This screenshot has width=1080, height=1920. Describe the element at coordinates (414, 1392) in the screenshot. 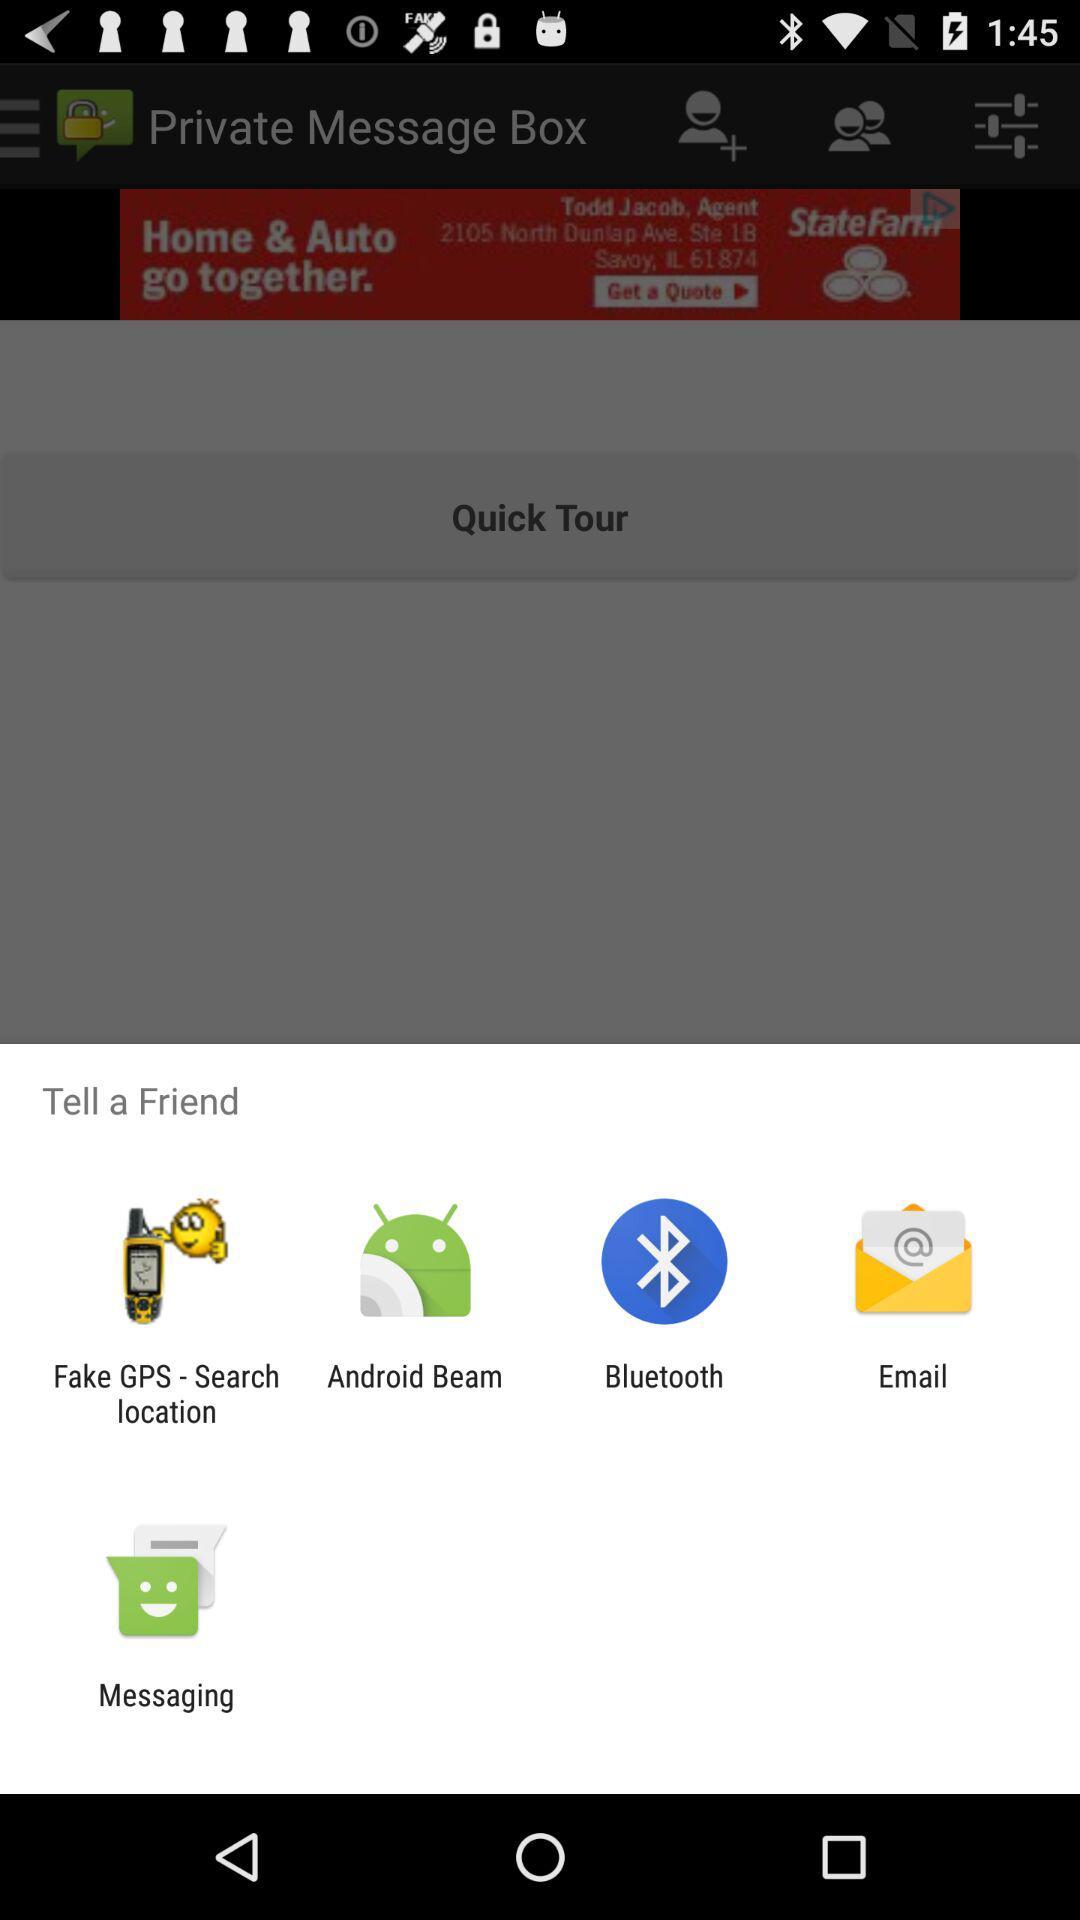

I see `icon next to the fake gps search item` at that location.